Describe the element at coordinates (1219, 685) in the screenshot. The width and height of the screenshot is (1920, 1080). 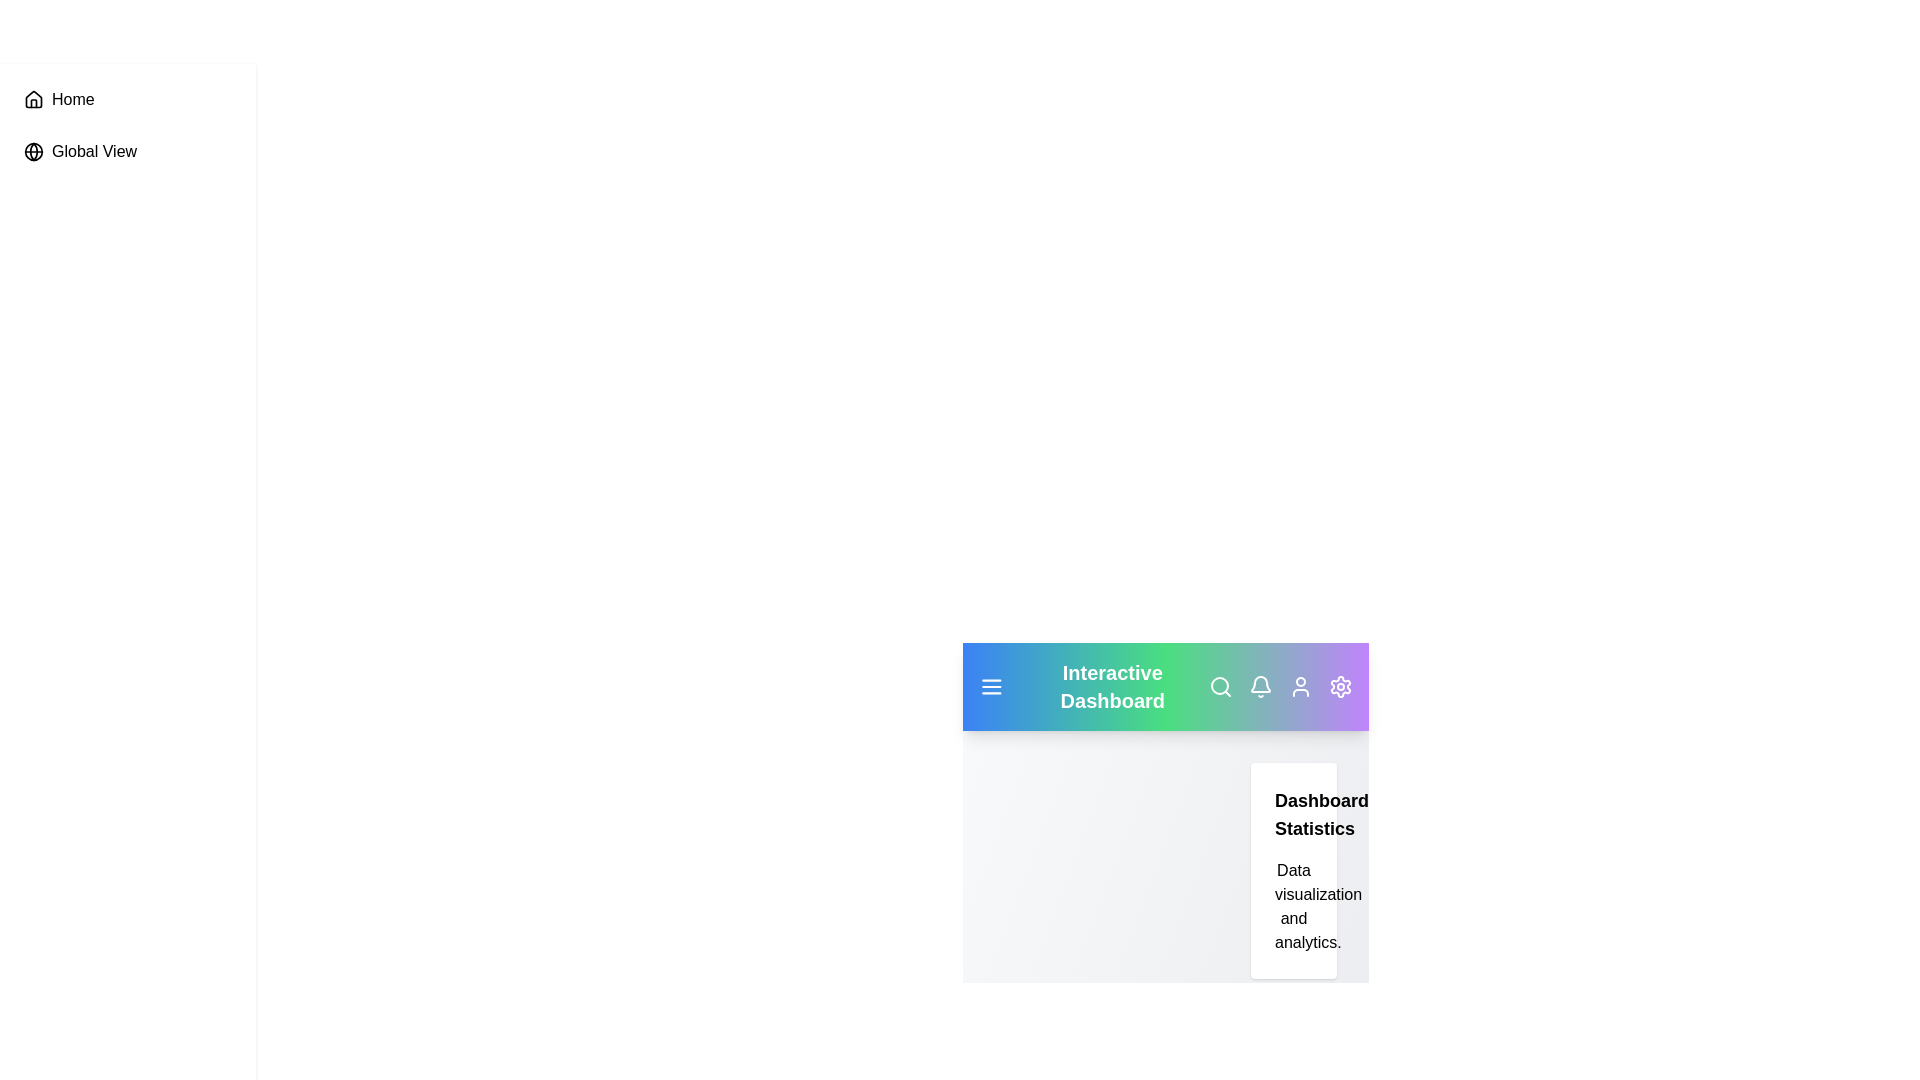
I see `the search icon to activate the search functionality` at that location.